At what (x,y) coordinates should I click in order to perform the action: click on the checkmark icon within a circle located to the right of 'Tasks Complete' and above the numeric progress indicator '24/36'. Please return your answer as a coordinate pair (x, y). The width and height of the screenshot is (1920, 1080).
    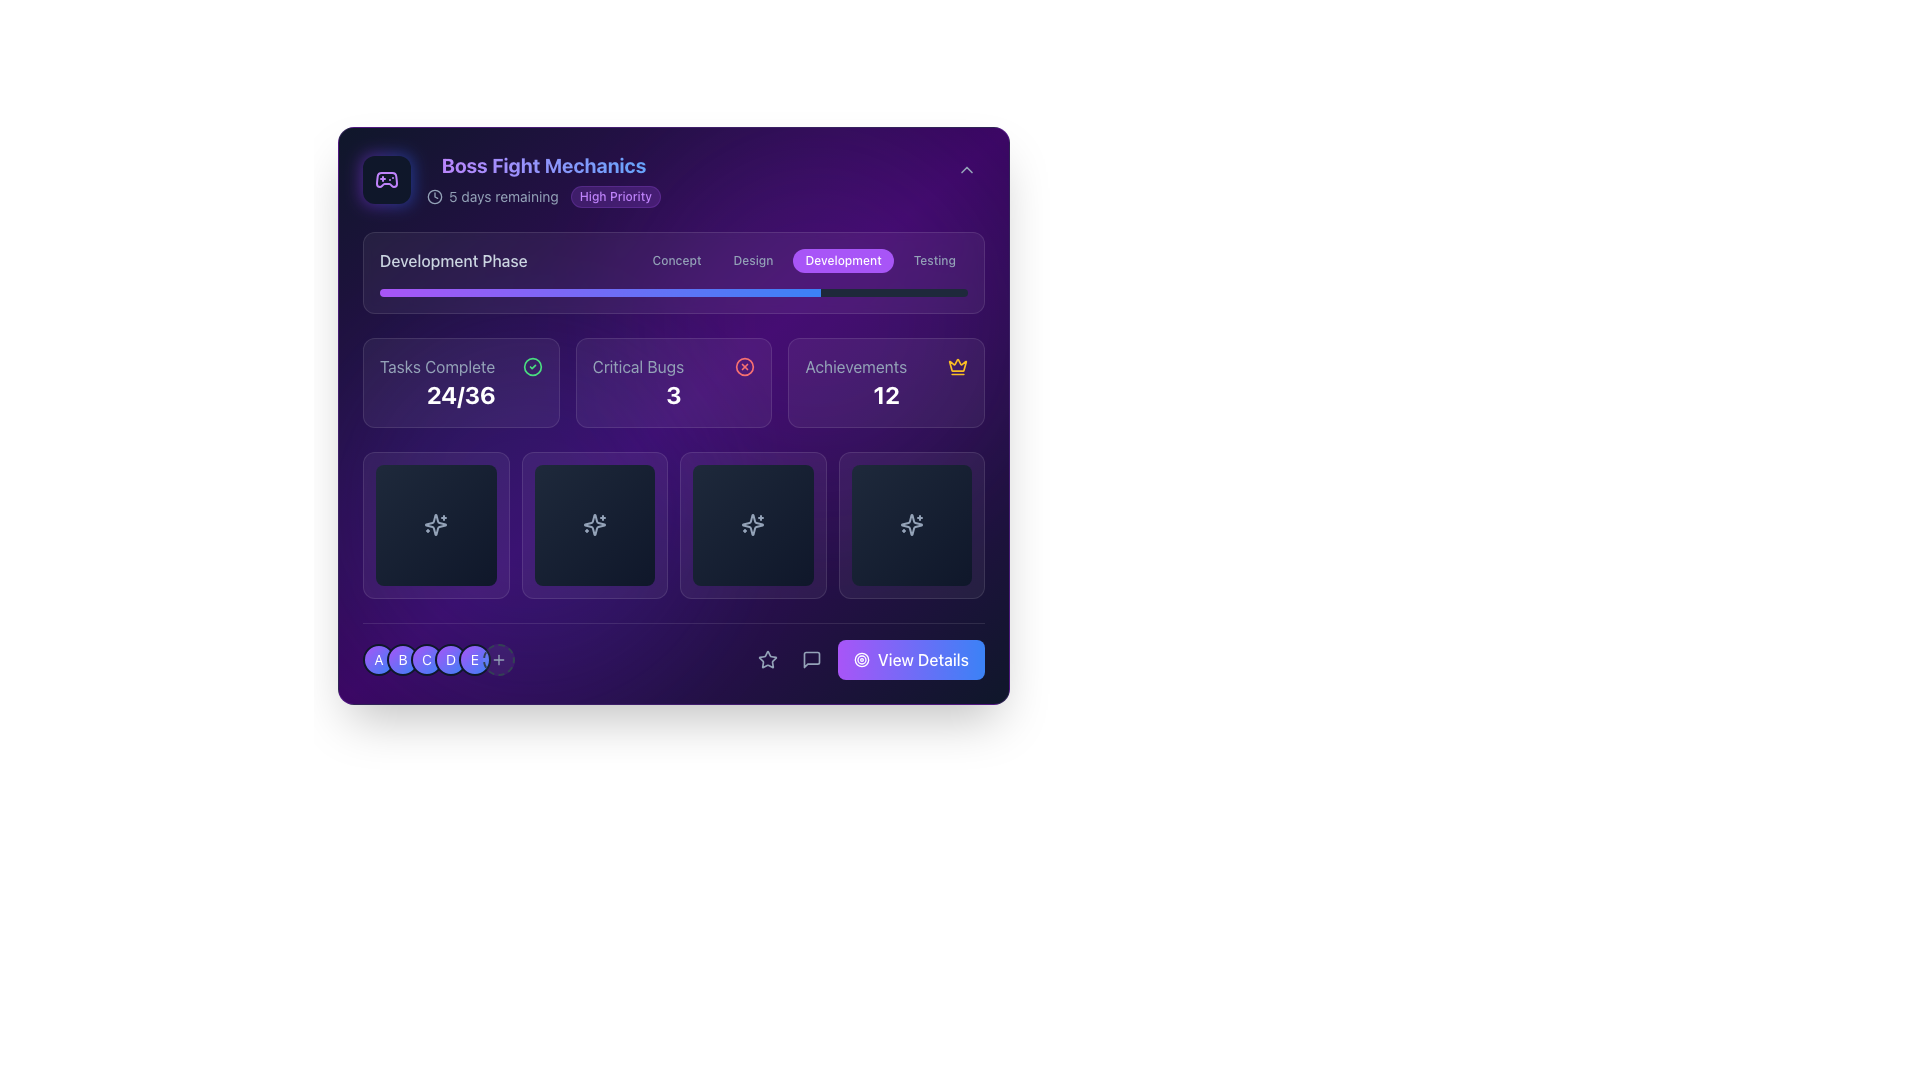
    Looking at the image, I should click on (532, 366).